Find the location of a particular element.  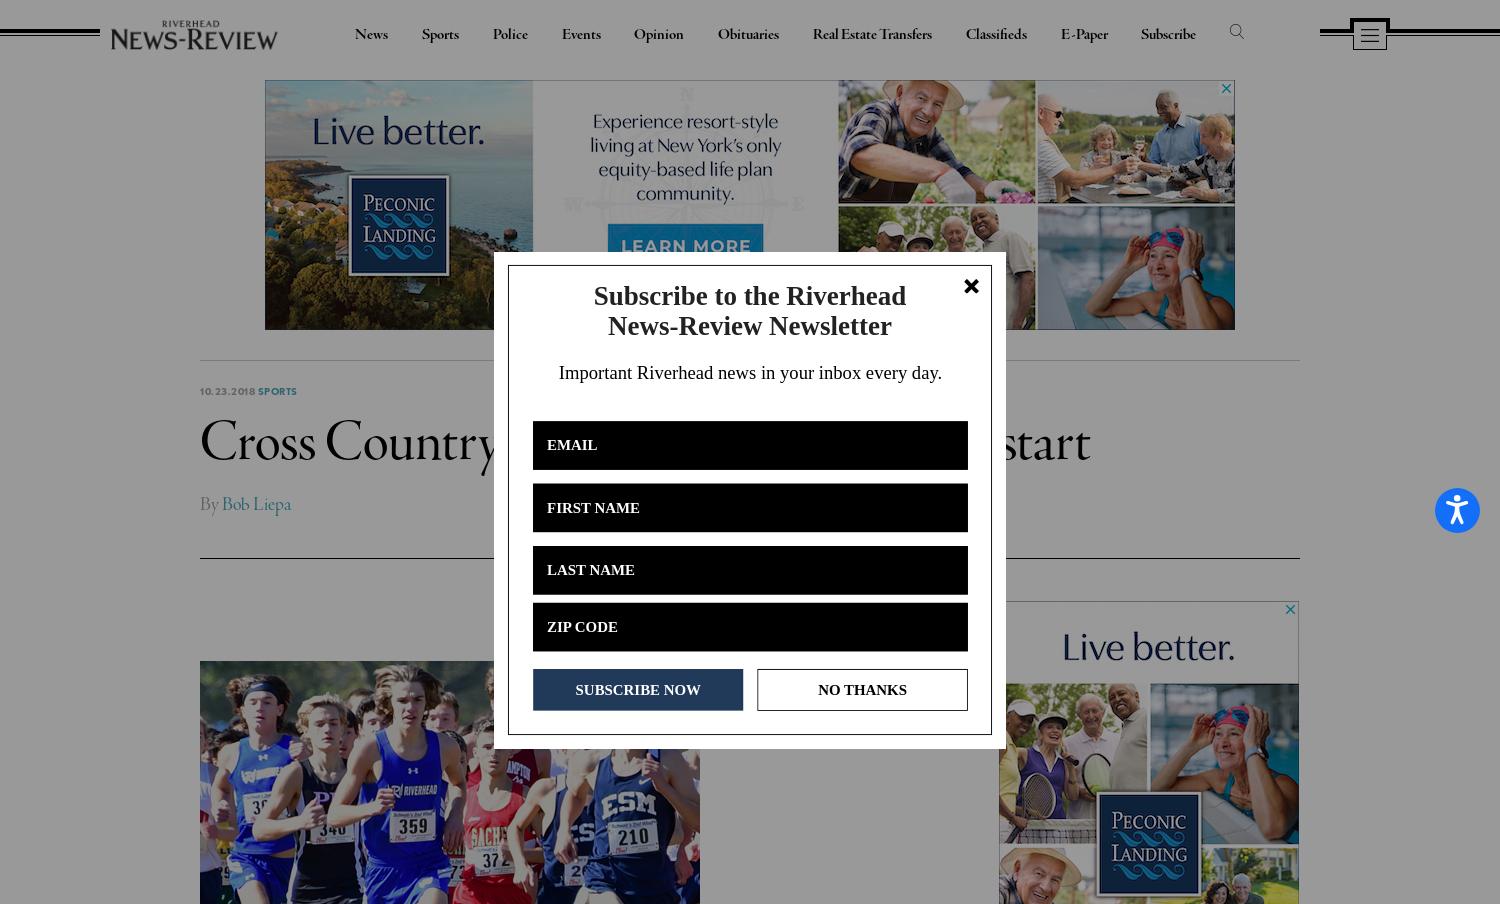

'Subscribe to the Riverhead News-Review Newsletter' is located at coordinates (748, 309).